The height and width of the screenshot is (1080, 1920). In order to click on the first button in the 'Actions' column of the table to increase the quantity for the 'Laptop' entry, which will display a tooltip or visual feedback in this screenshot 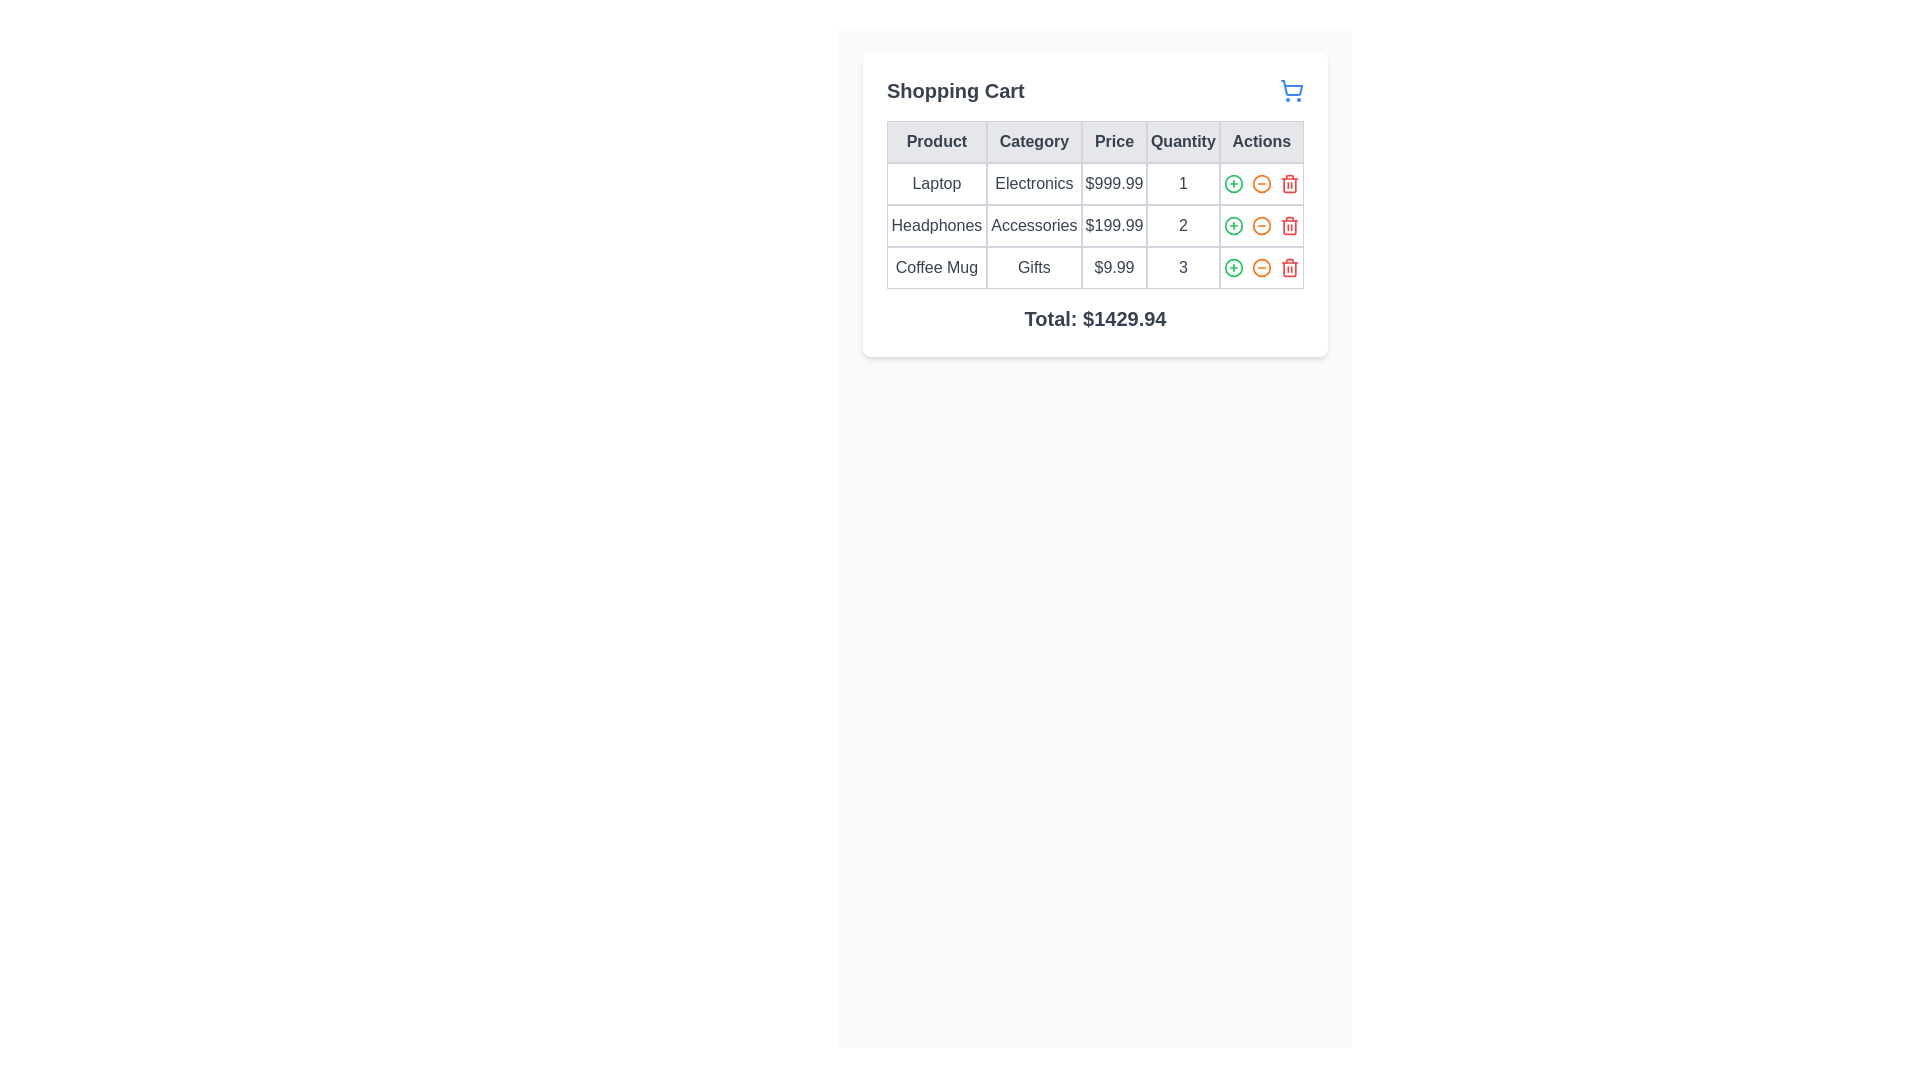, I will do `click(1232, 184)`.